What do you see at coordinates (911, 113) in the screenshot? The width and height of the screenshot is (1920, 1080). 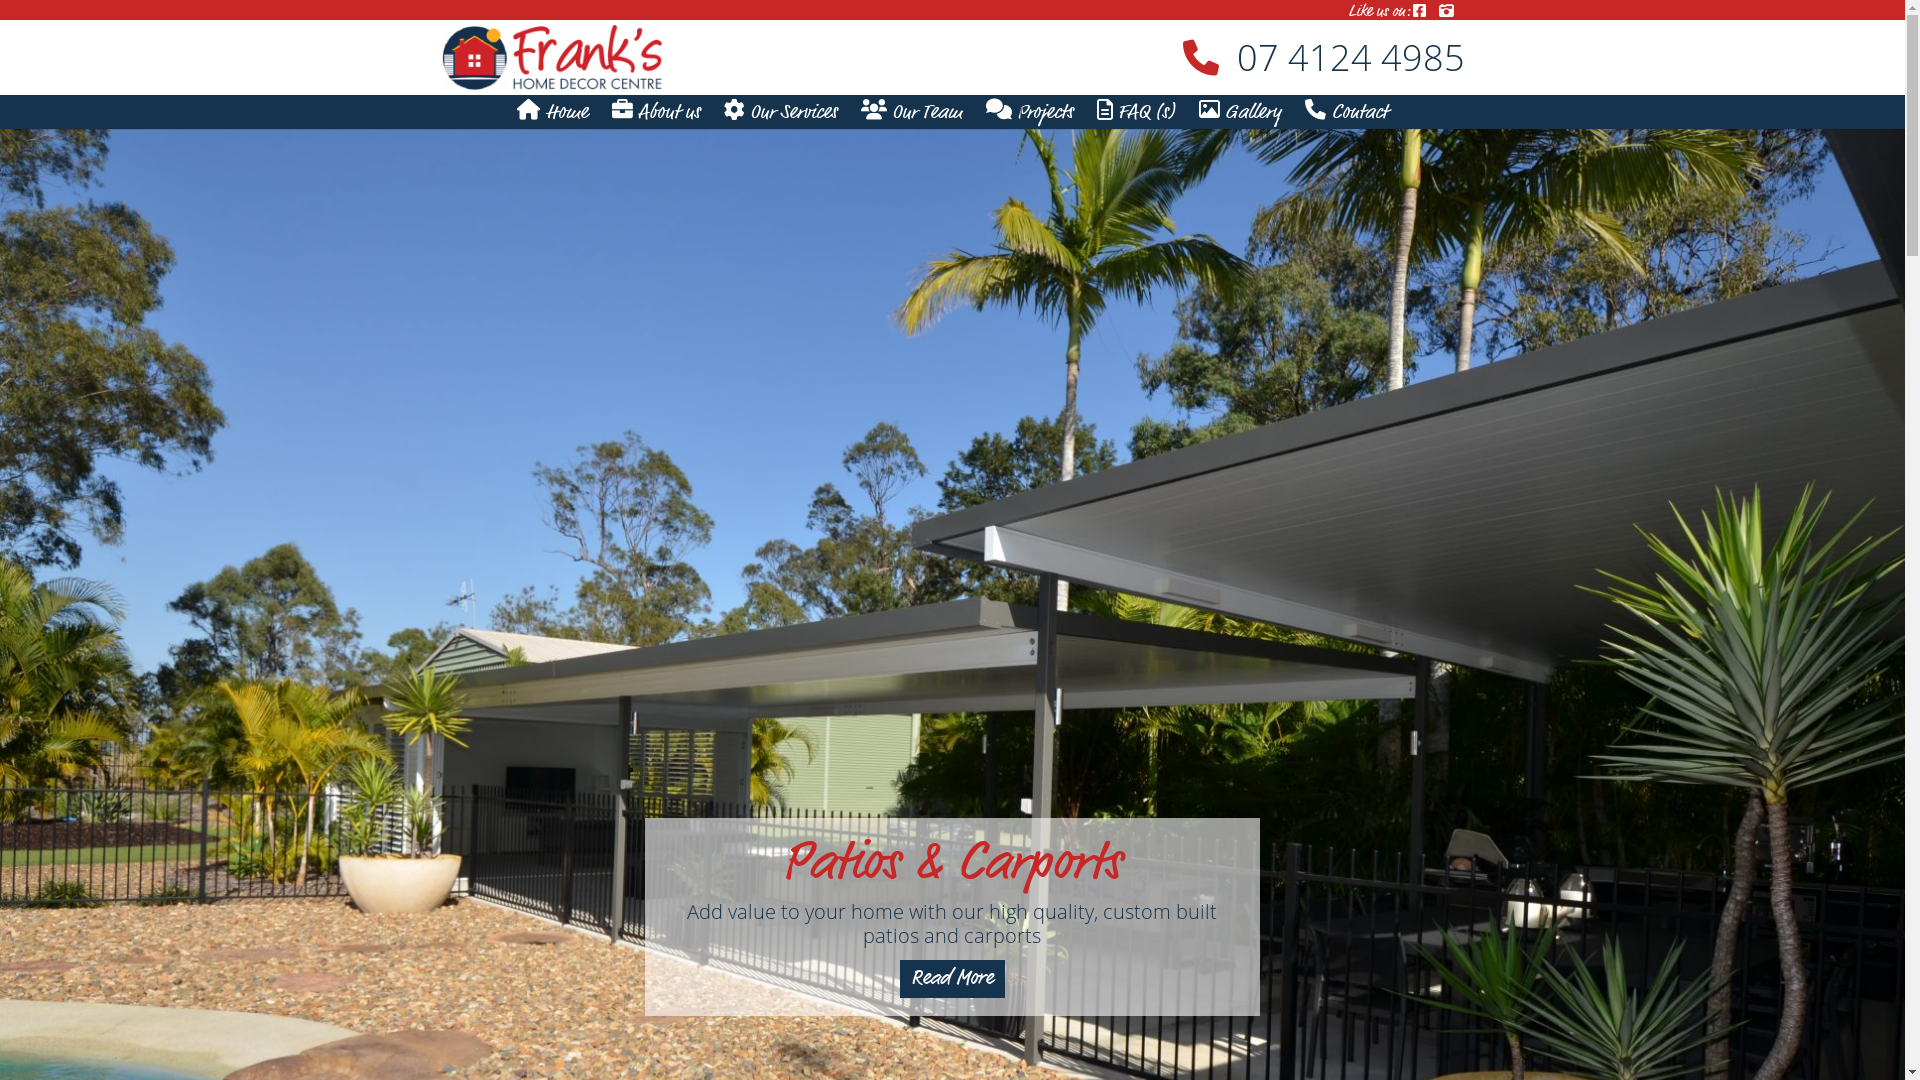 I see `'Our Team'` at bounding box center [911, 113].